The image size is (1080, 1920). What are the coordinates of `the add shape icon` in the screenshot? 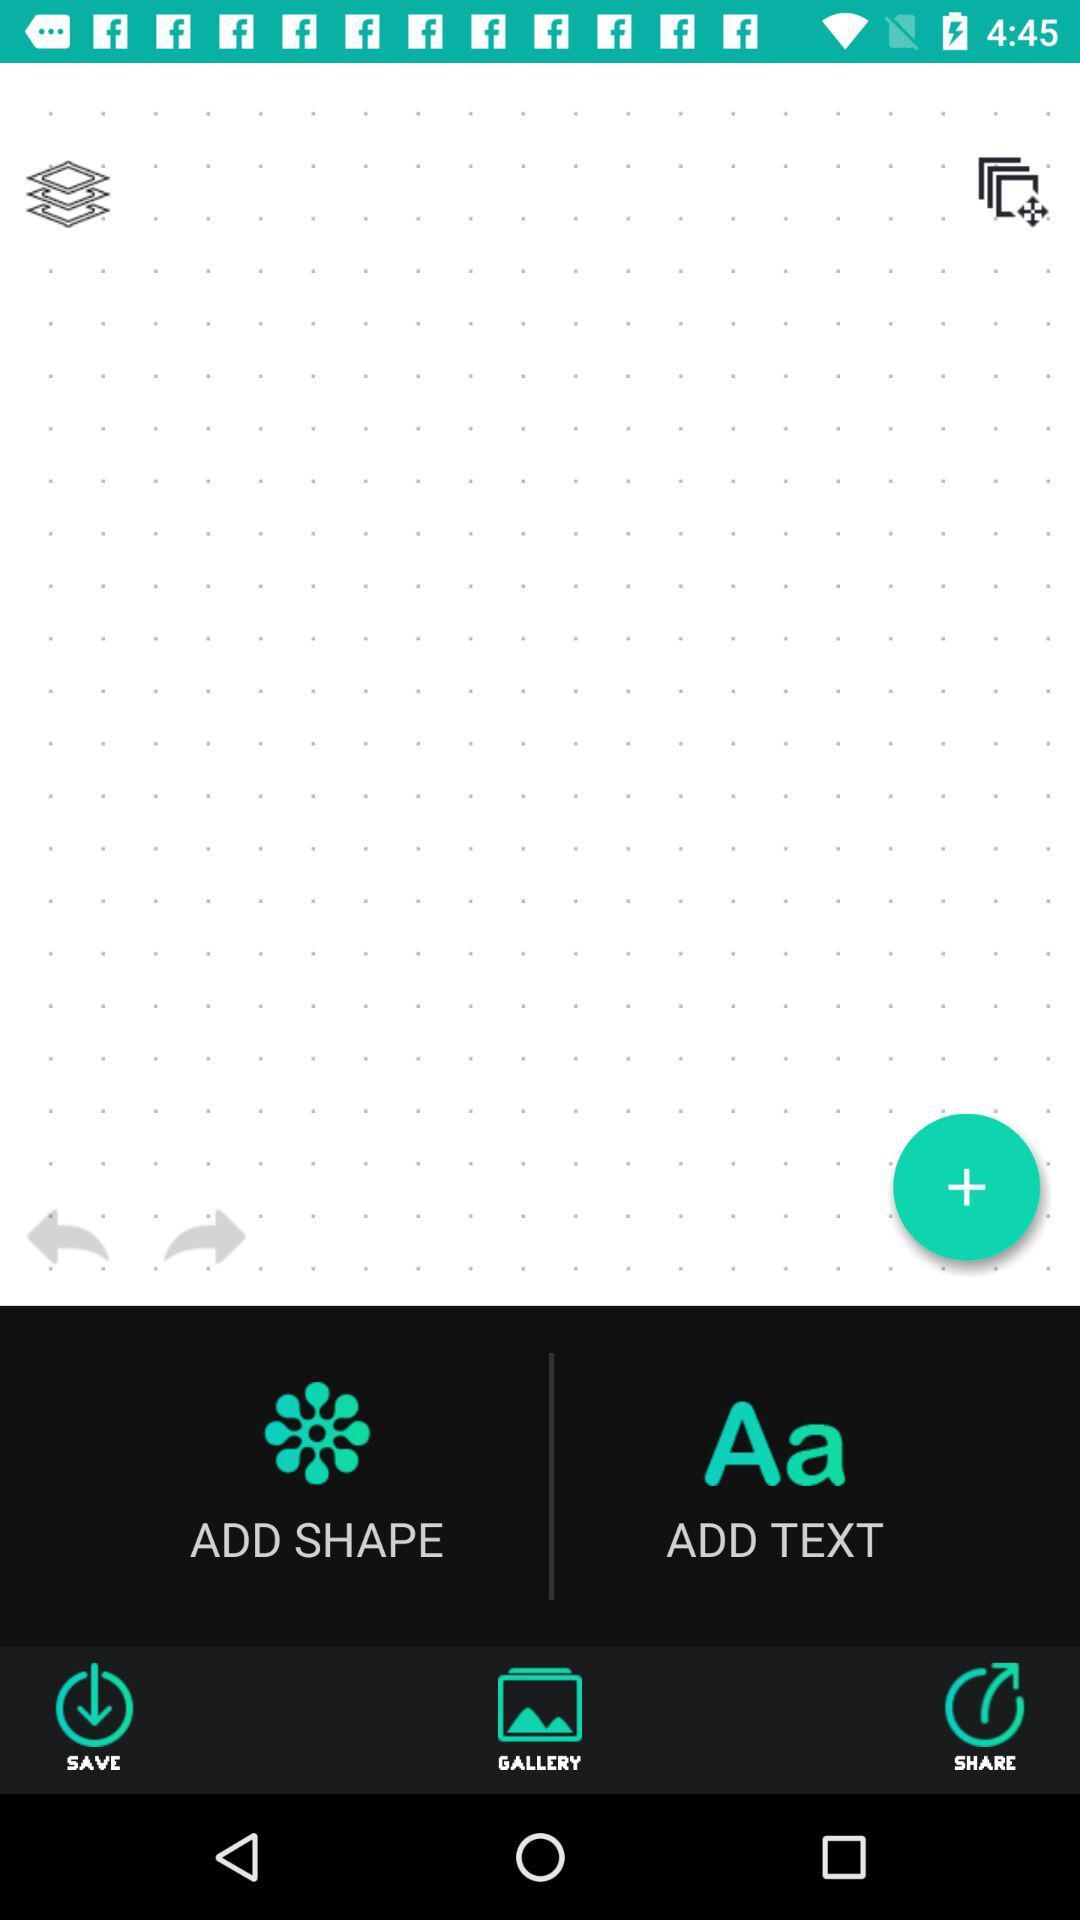 It's located at (315, 1476).